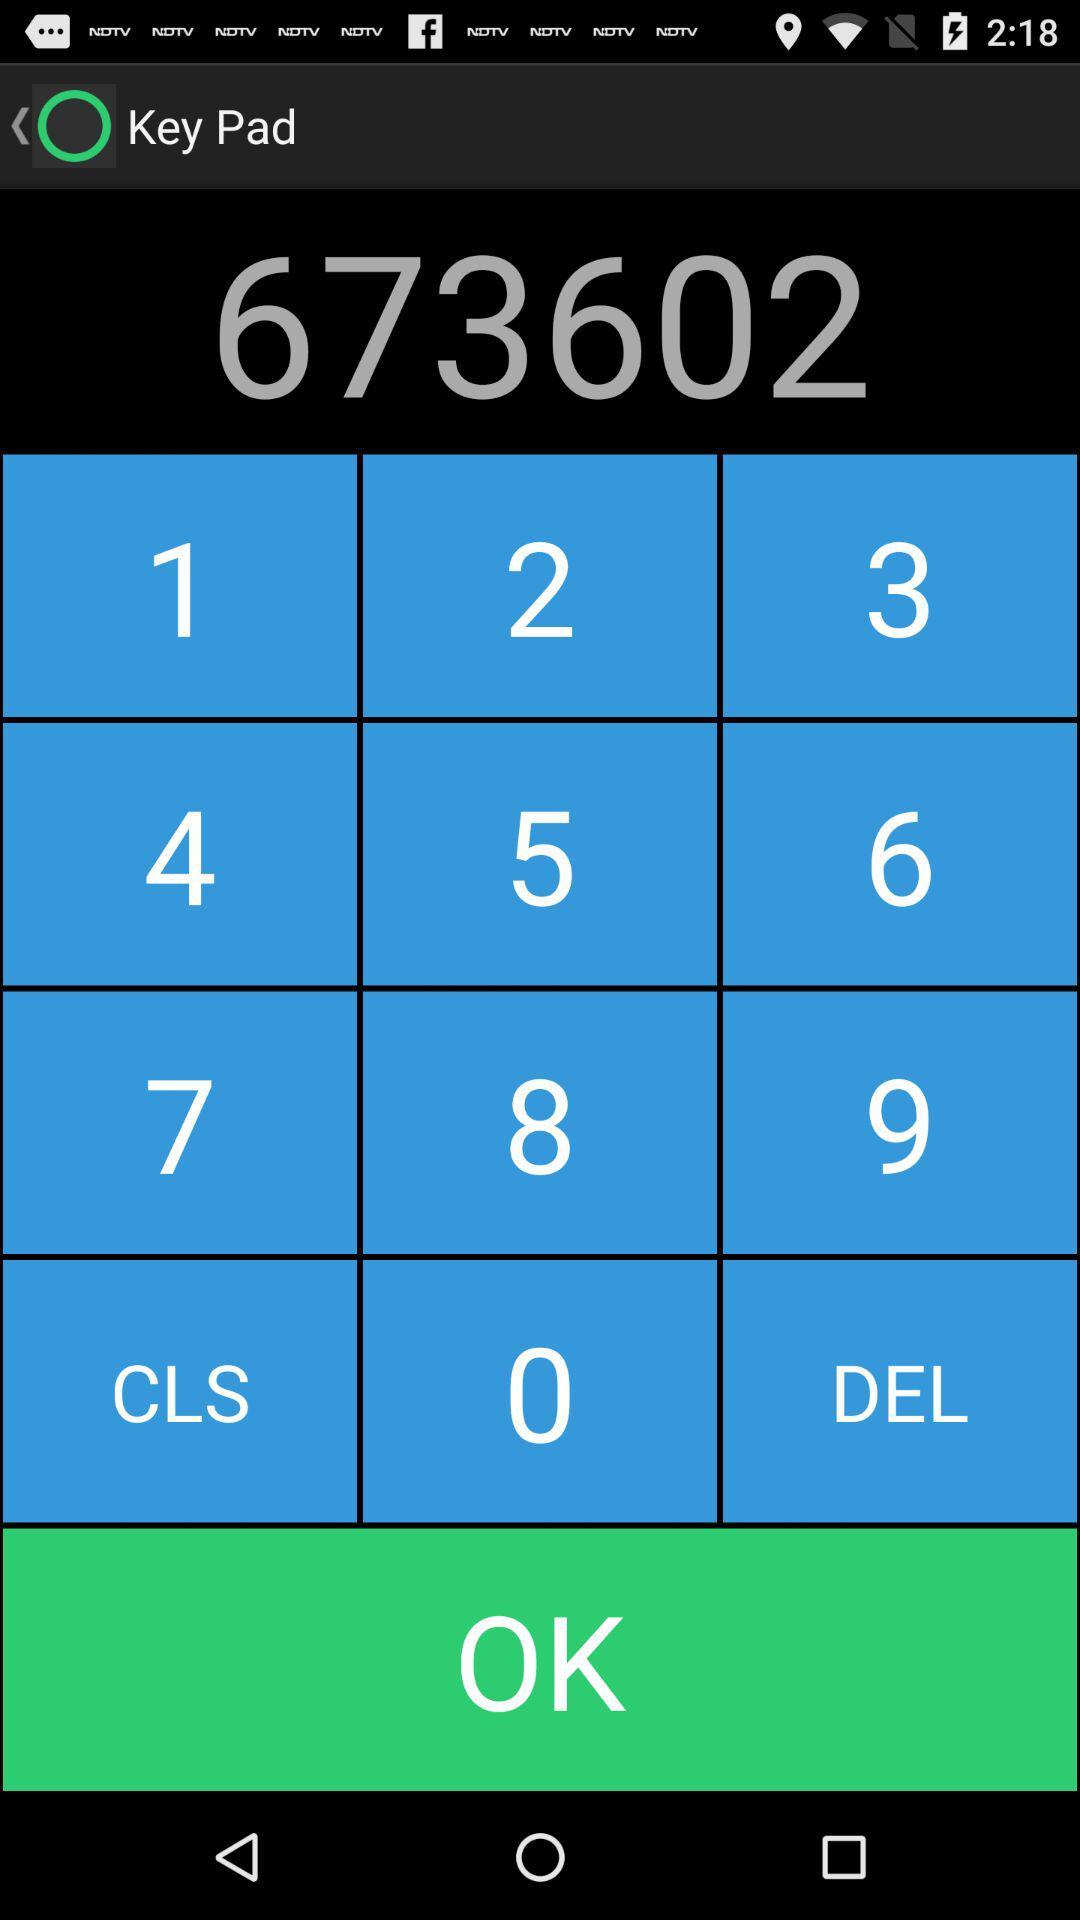  I want to click on item next to 2 icon, so click(180, 584).